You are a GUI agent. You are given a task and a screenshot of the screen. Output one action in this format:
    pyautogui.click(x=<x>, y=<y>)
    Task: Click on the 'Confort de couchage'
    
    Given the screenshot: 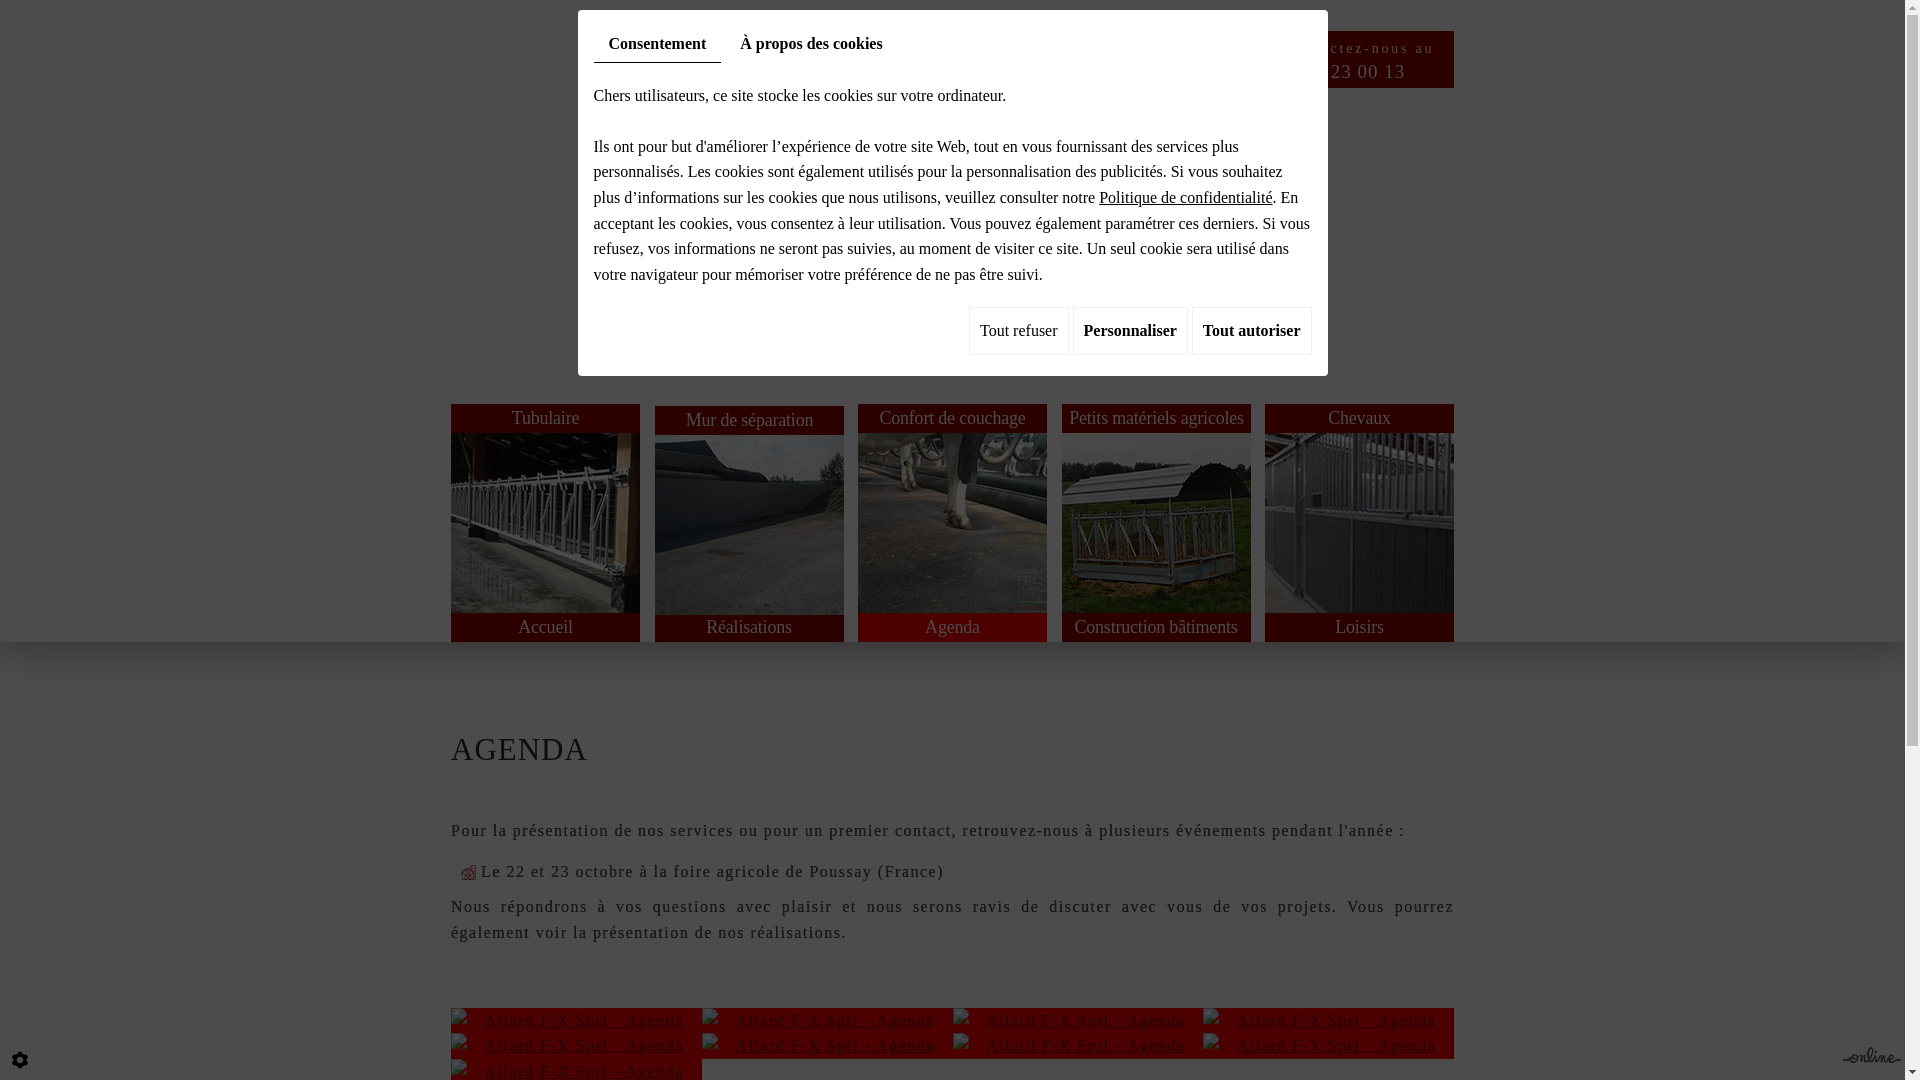 What is the action you would take?
    pyautogui.click(x=951, y=507)
    